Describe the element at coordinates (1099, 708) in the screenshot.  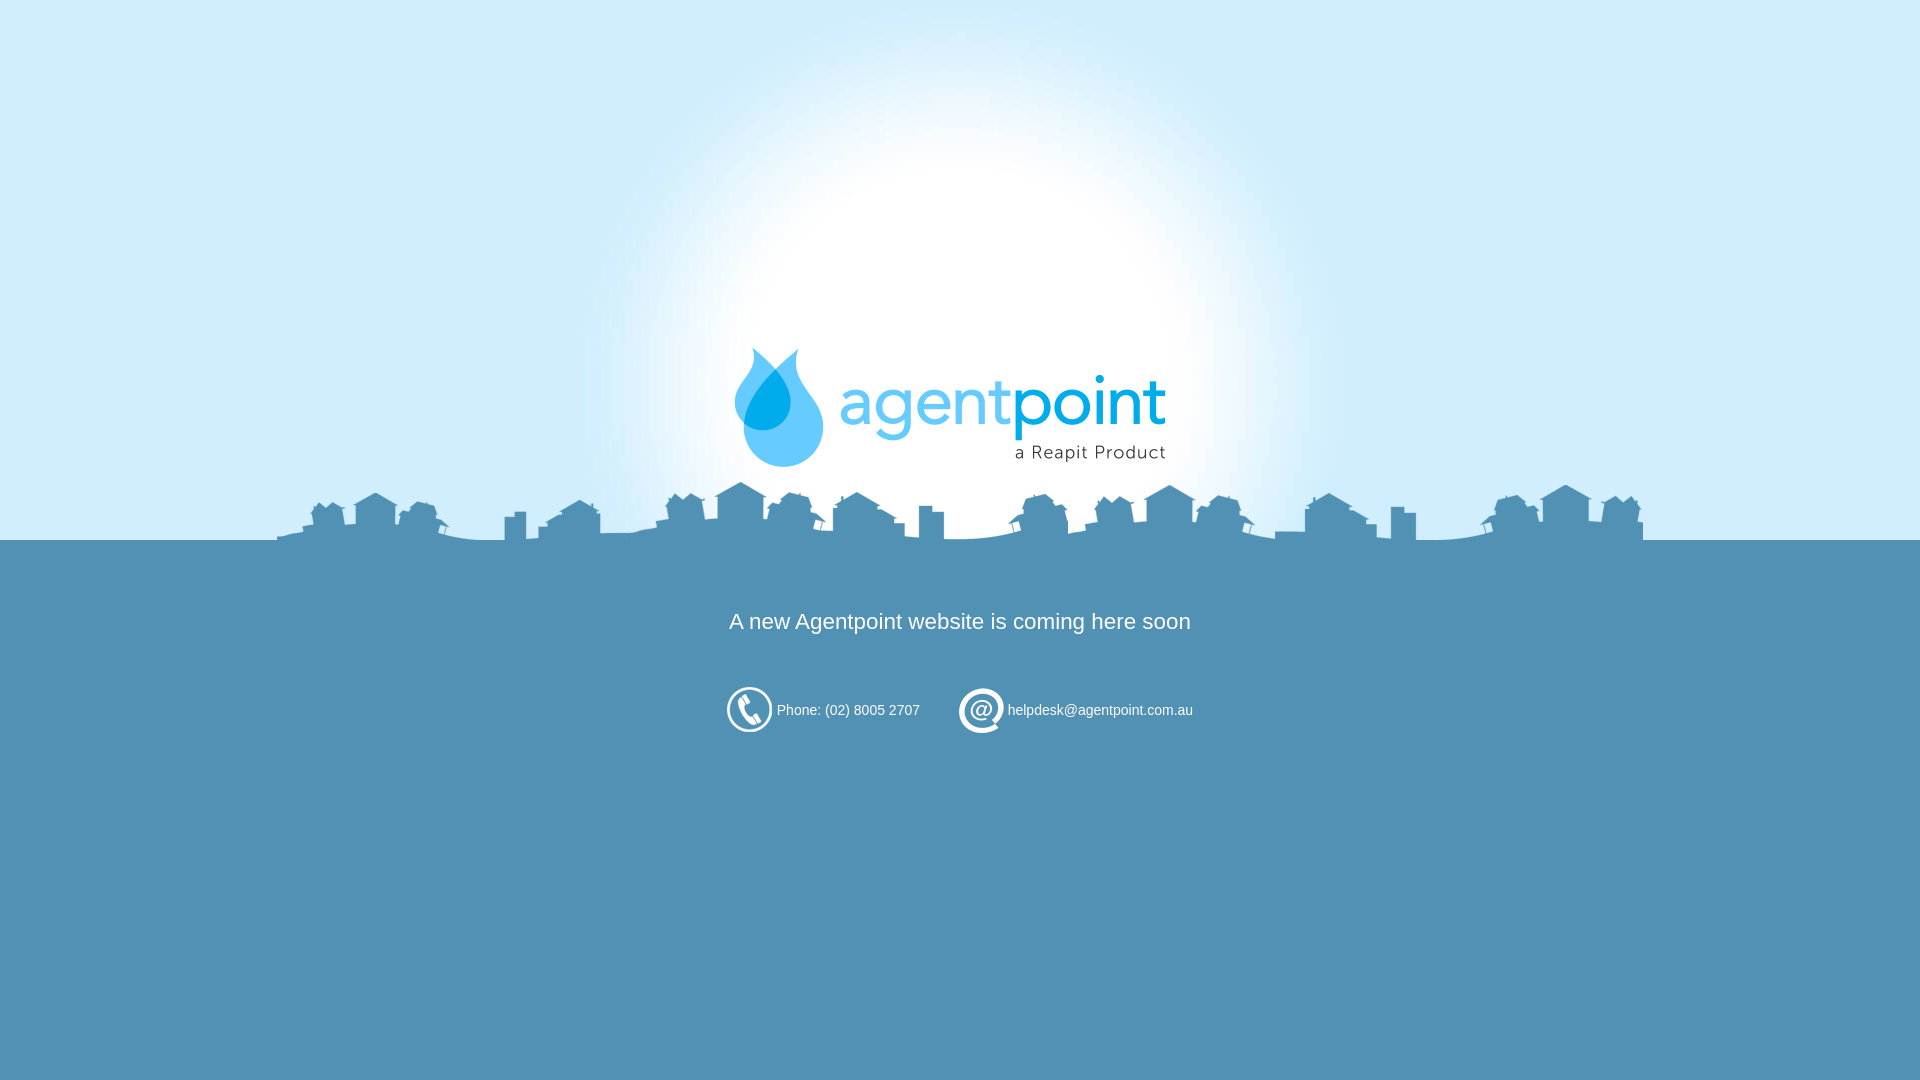
I see `'helpdesk@agentpoint.com.au'` at that location.